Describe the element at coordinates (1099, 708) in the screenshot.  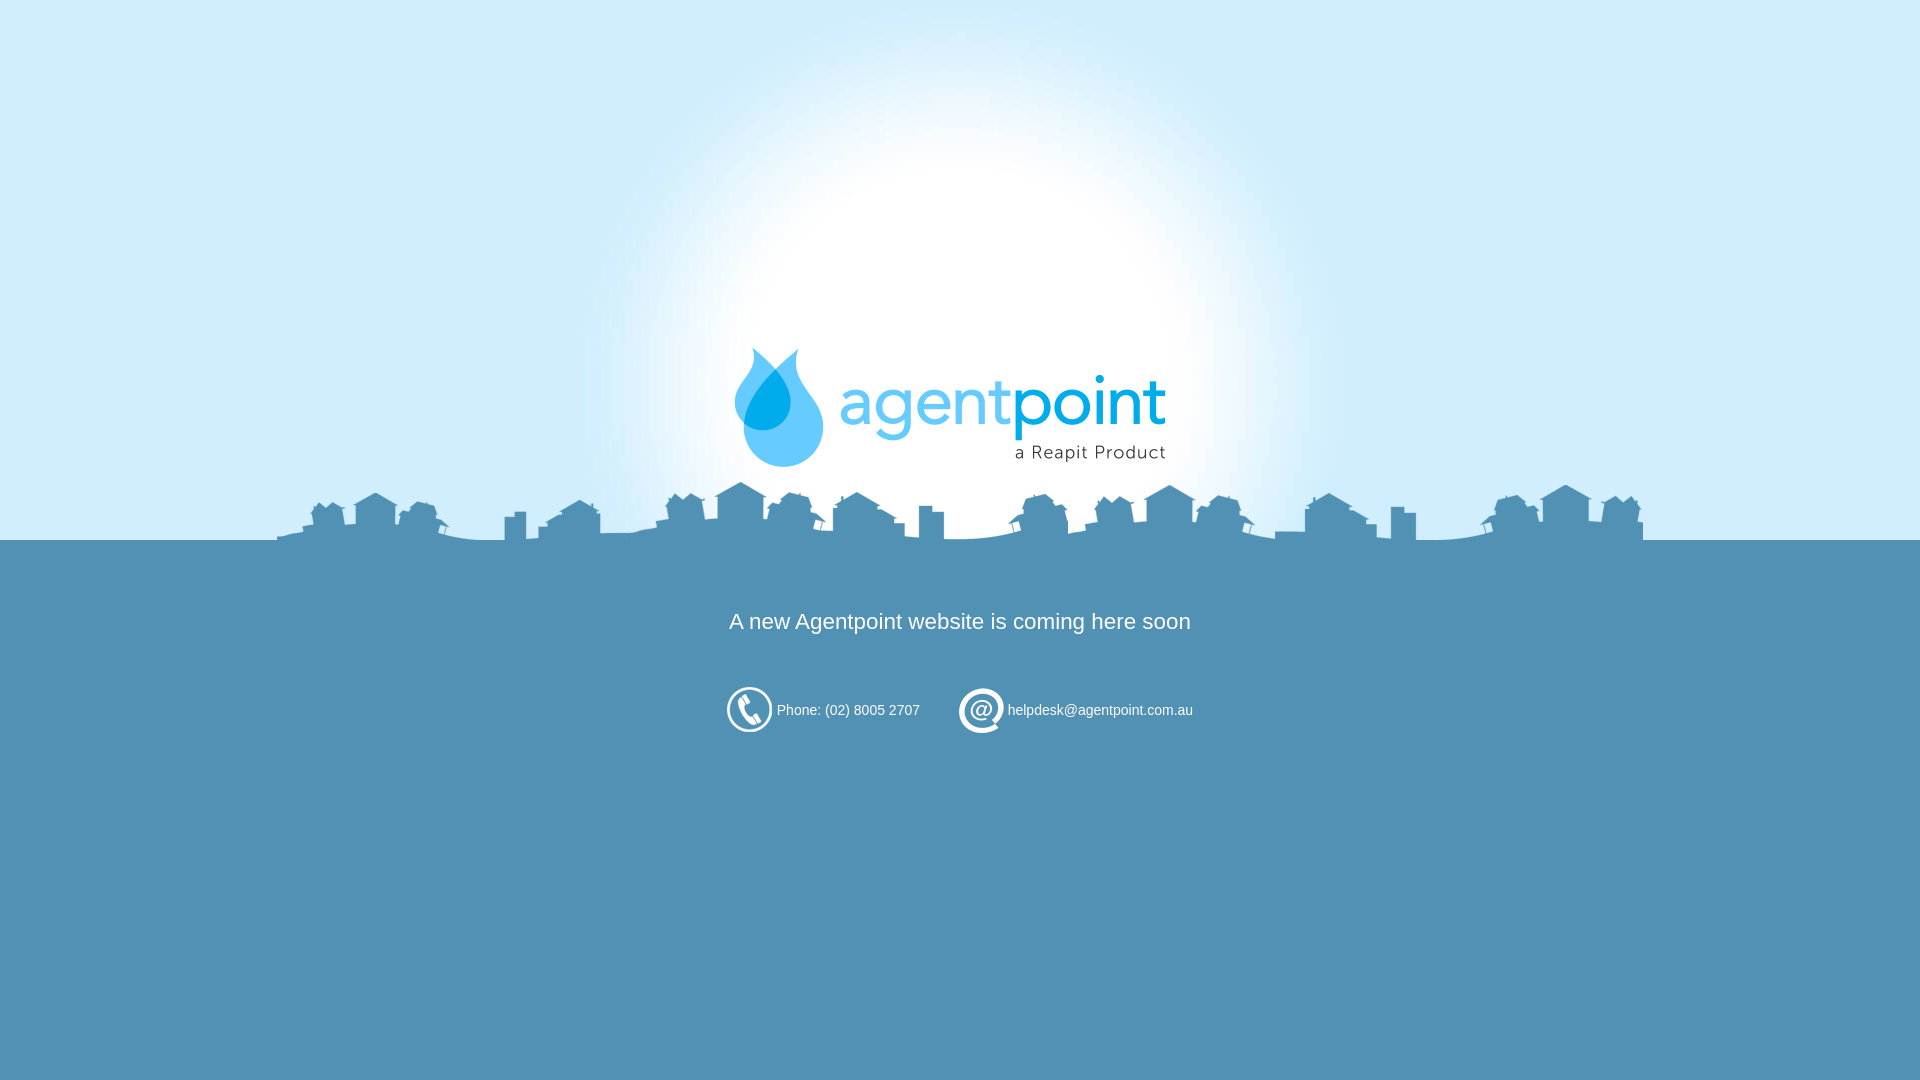
I see `'helpdesk@agentpoint.com.au'` at that location.